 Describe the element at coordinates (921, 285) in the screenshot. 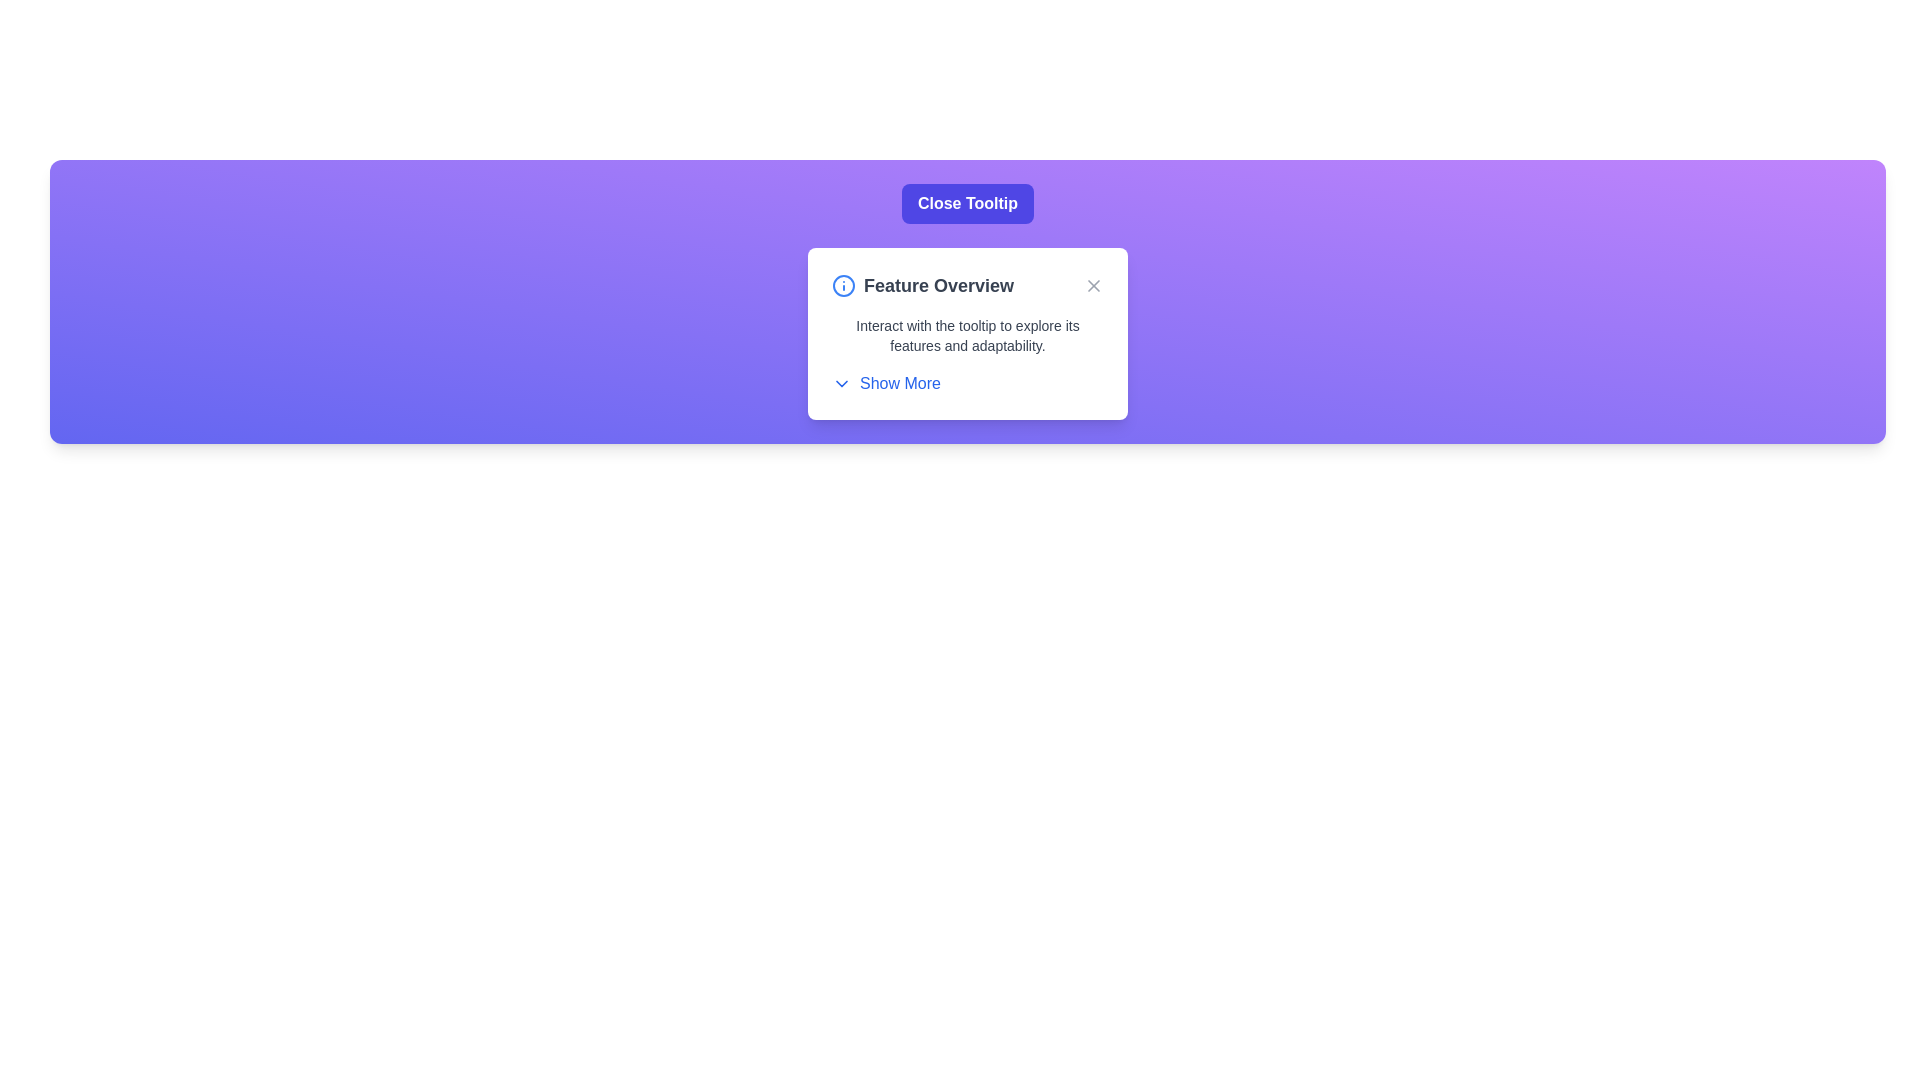

I see `text label 'Feature Overview' which is styled in bold and located at the upper-left part of the popup, next to an informational icon` at that location.